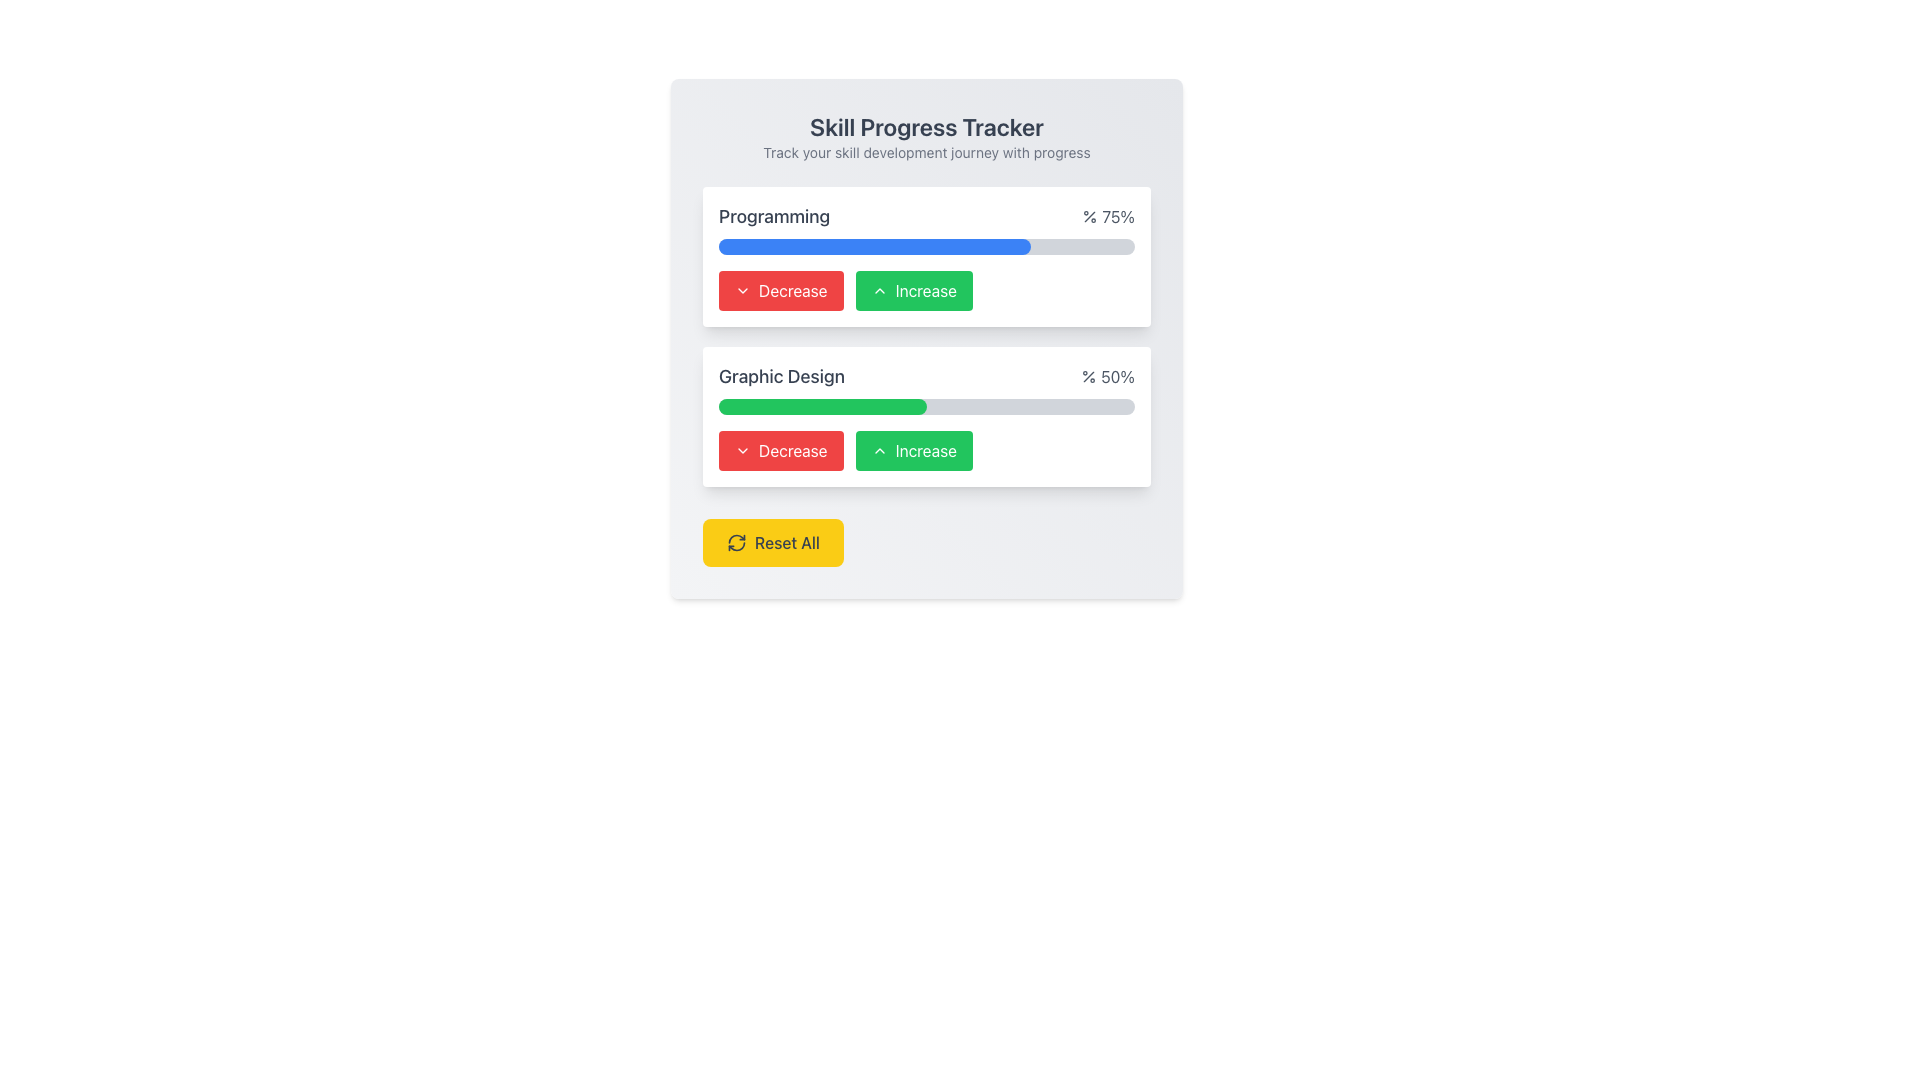 This screenshot has width=1920, height=1080. What do you see at coordinates (913, 451) in the screenshot?
I see `the 'Increase' button, which has a bright green background, rounded corners, and contains the text 'Increase' with a white chevron-up icon to observe hover effects` at bounding box center [913, 451].